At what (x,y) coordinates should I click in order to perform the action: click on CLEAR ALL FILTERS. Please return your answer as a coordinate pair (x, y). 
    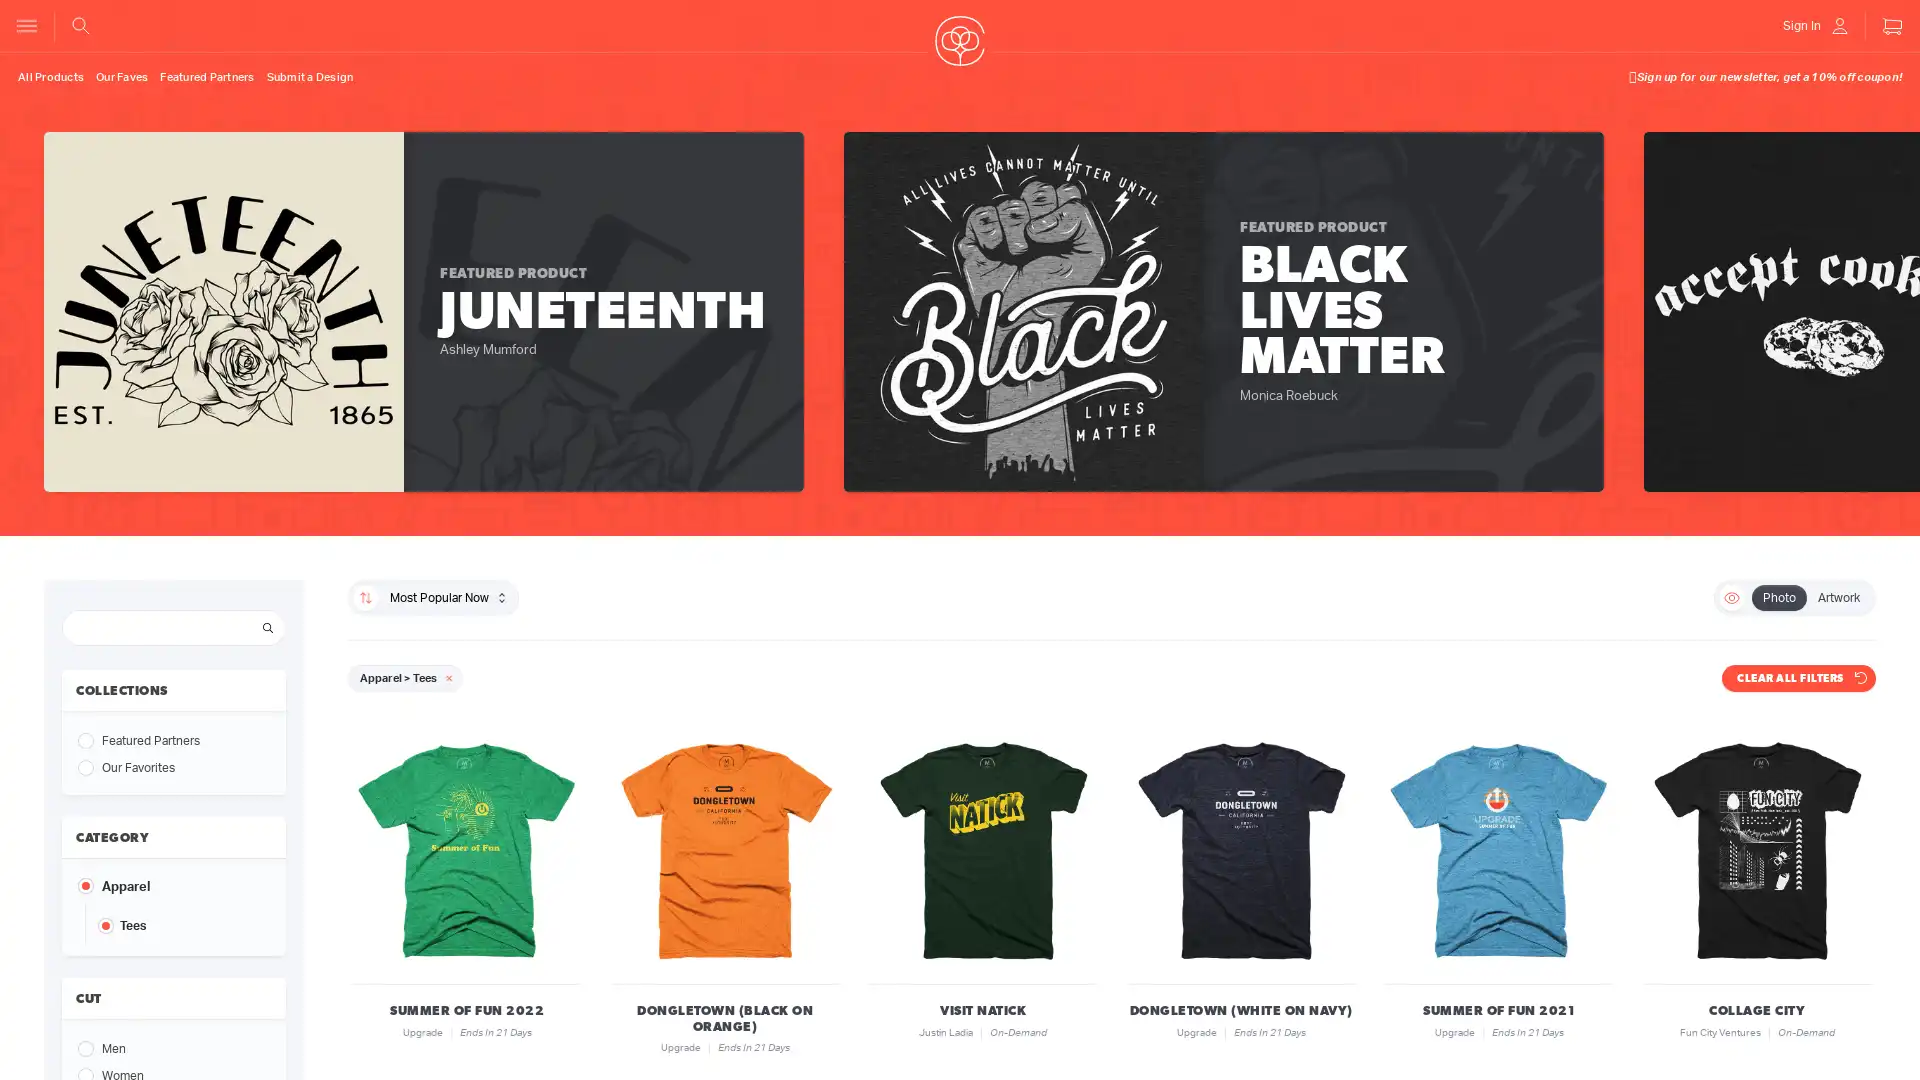
    Looking at the image, I should click on (1799, 677).